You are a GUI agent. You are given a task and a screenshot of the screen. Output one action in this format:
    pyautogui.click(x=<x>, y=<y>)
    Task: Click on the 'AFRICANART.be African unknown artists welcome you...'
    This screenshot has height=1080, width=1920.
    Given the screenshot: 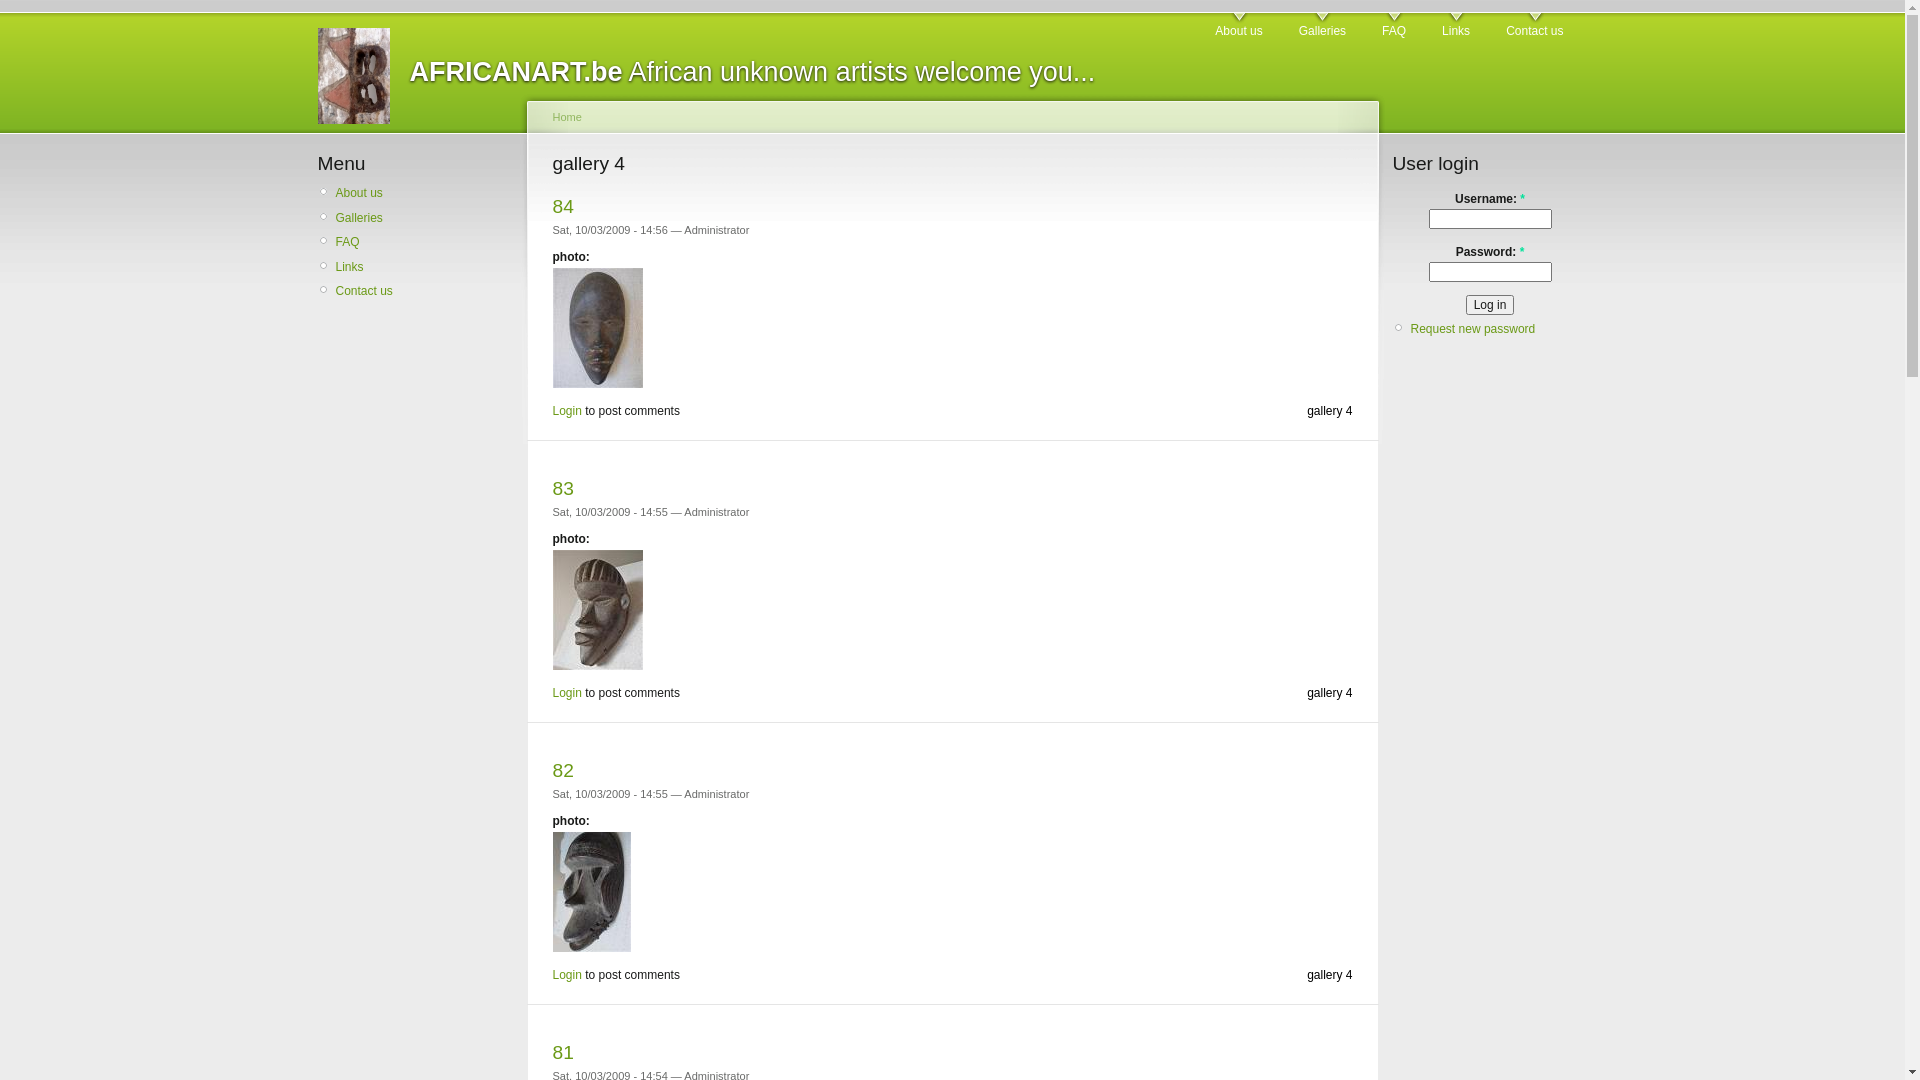 What is the action you would take?
    pyautogui.click(x=752, y=71)
    